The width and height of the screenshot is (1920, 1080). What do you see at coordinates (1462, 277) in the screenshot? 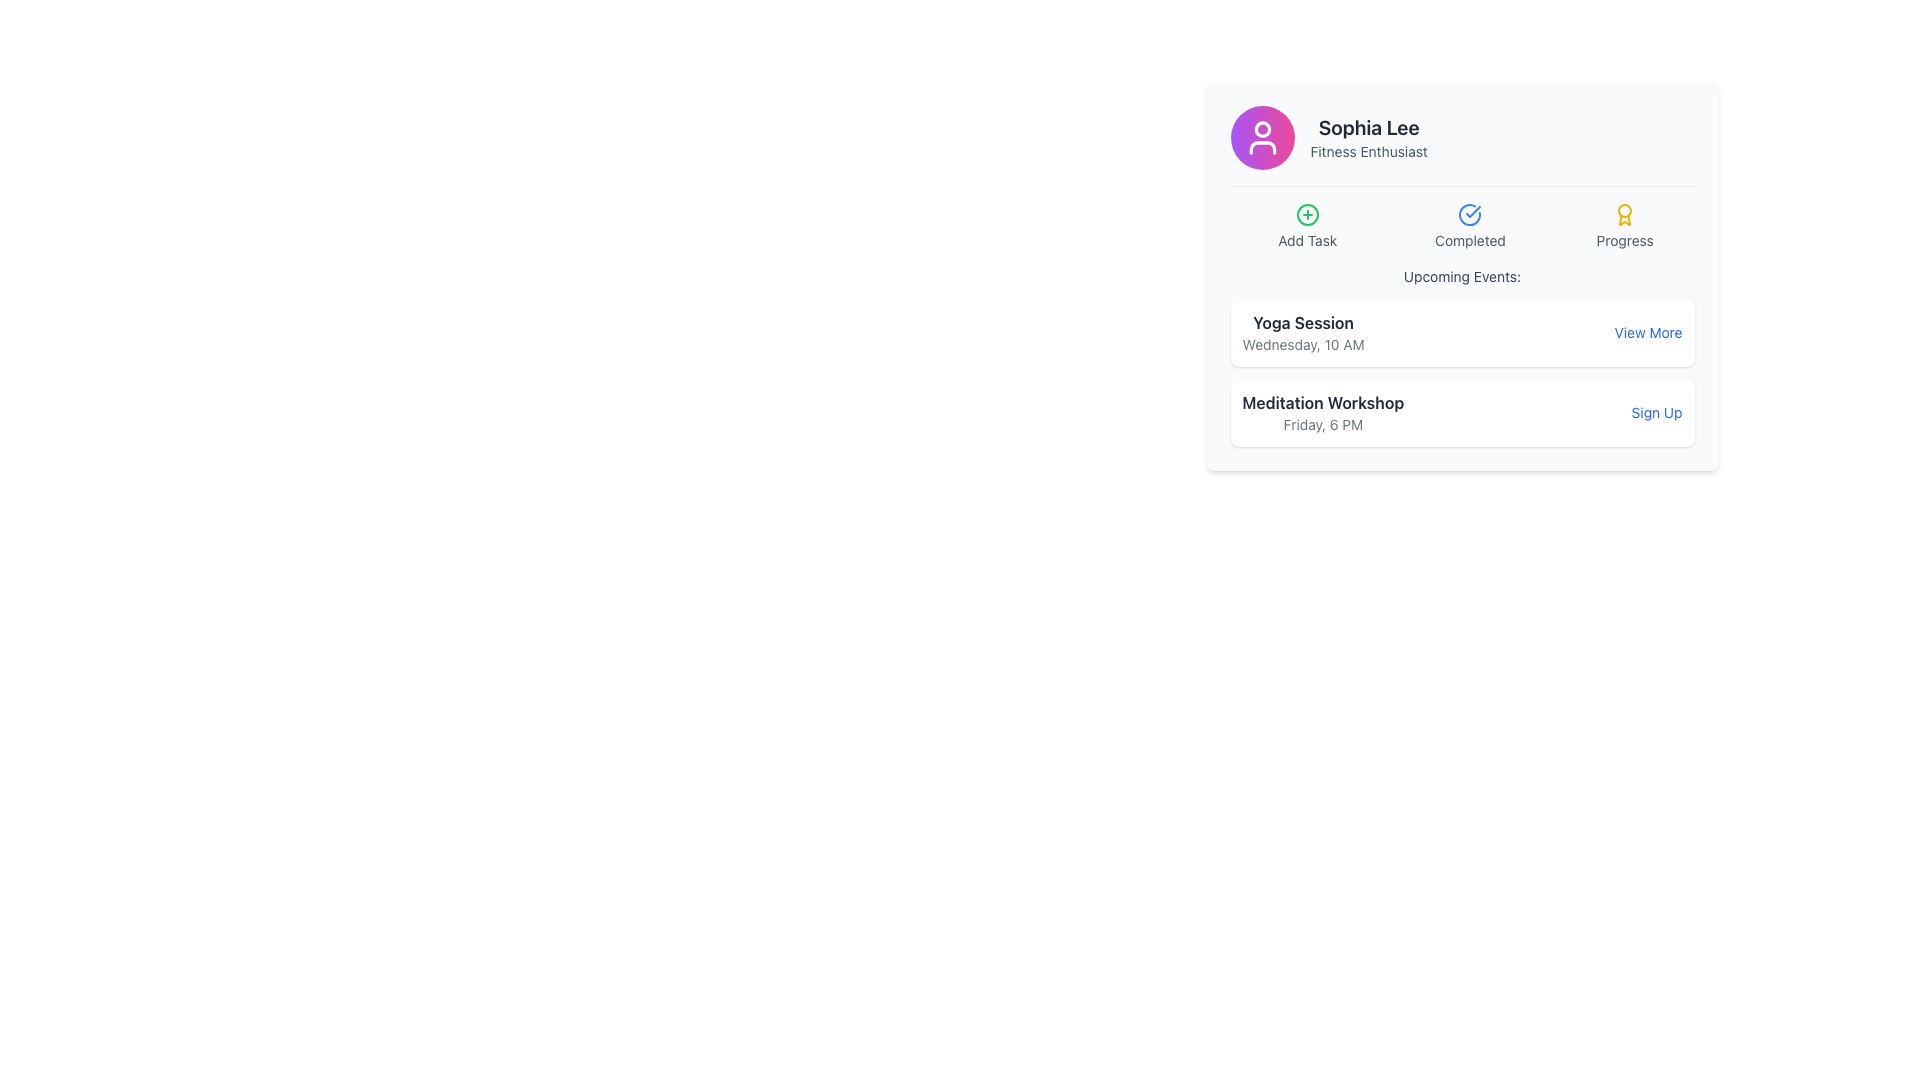
I see `the text label that reads 'Upcoming Events:', which is styled in gray and positioned at the top of the card interface displaying user details and activities` at bounding box center [1462, 277].